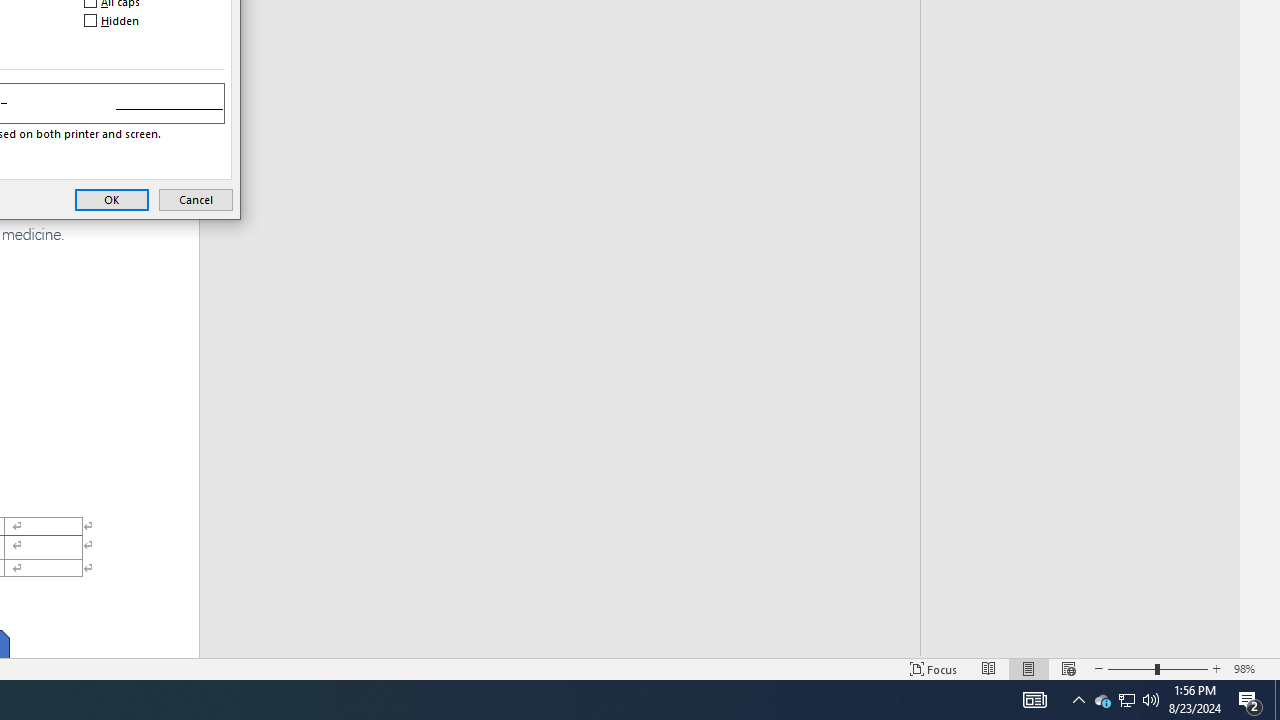 Image resolution: width=1280 pixels, height=720 pixels. Describe the element at coordinates (1029, 669) in the screenshot. I see `'Print Layout'` at that location.